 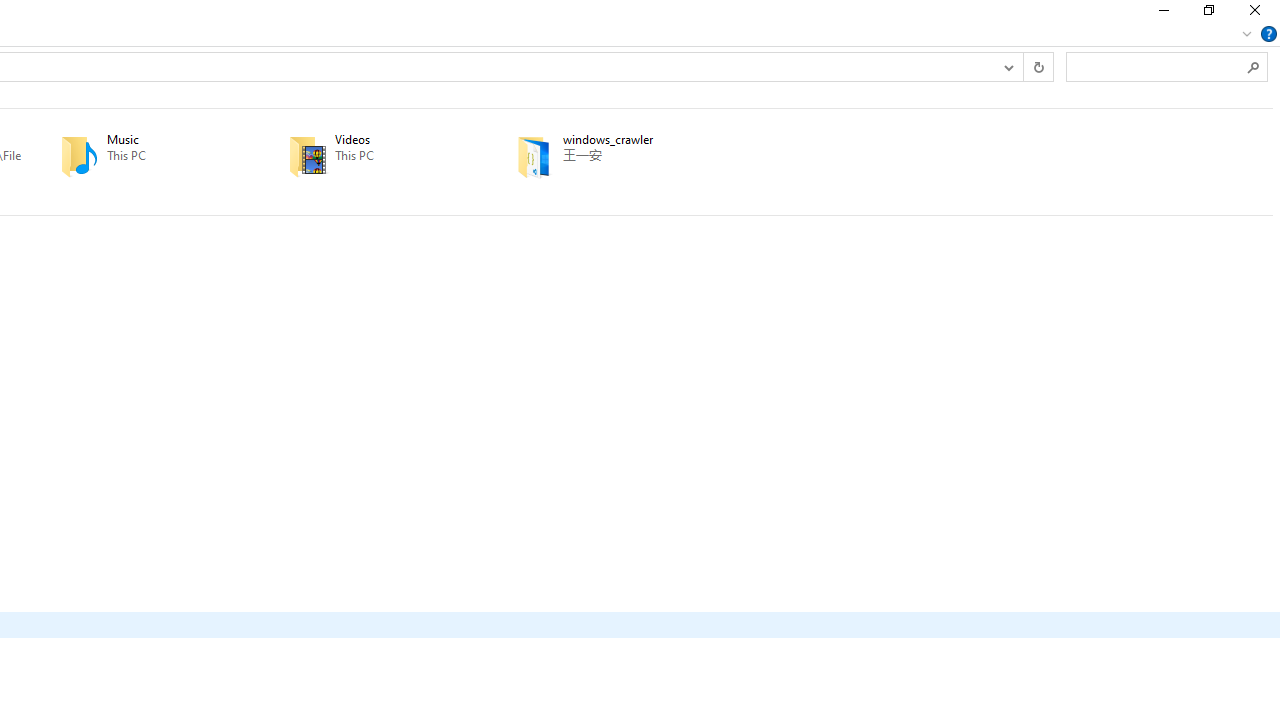 I want to click on 'Refresh "Quick access" (F5)', so click(x=1038, y=65).